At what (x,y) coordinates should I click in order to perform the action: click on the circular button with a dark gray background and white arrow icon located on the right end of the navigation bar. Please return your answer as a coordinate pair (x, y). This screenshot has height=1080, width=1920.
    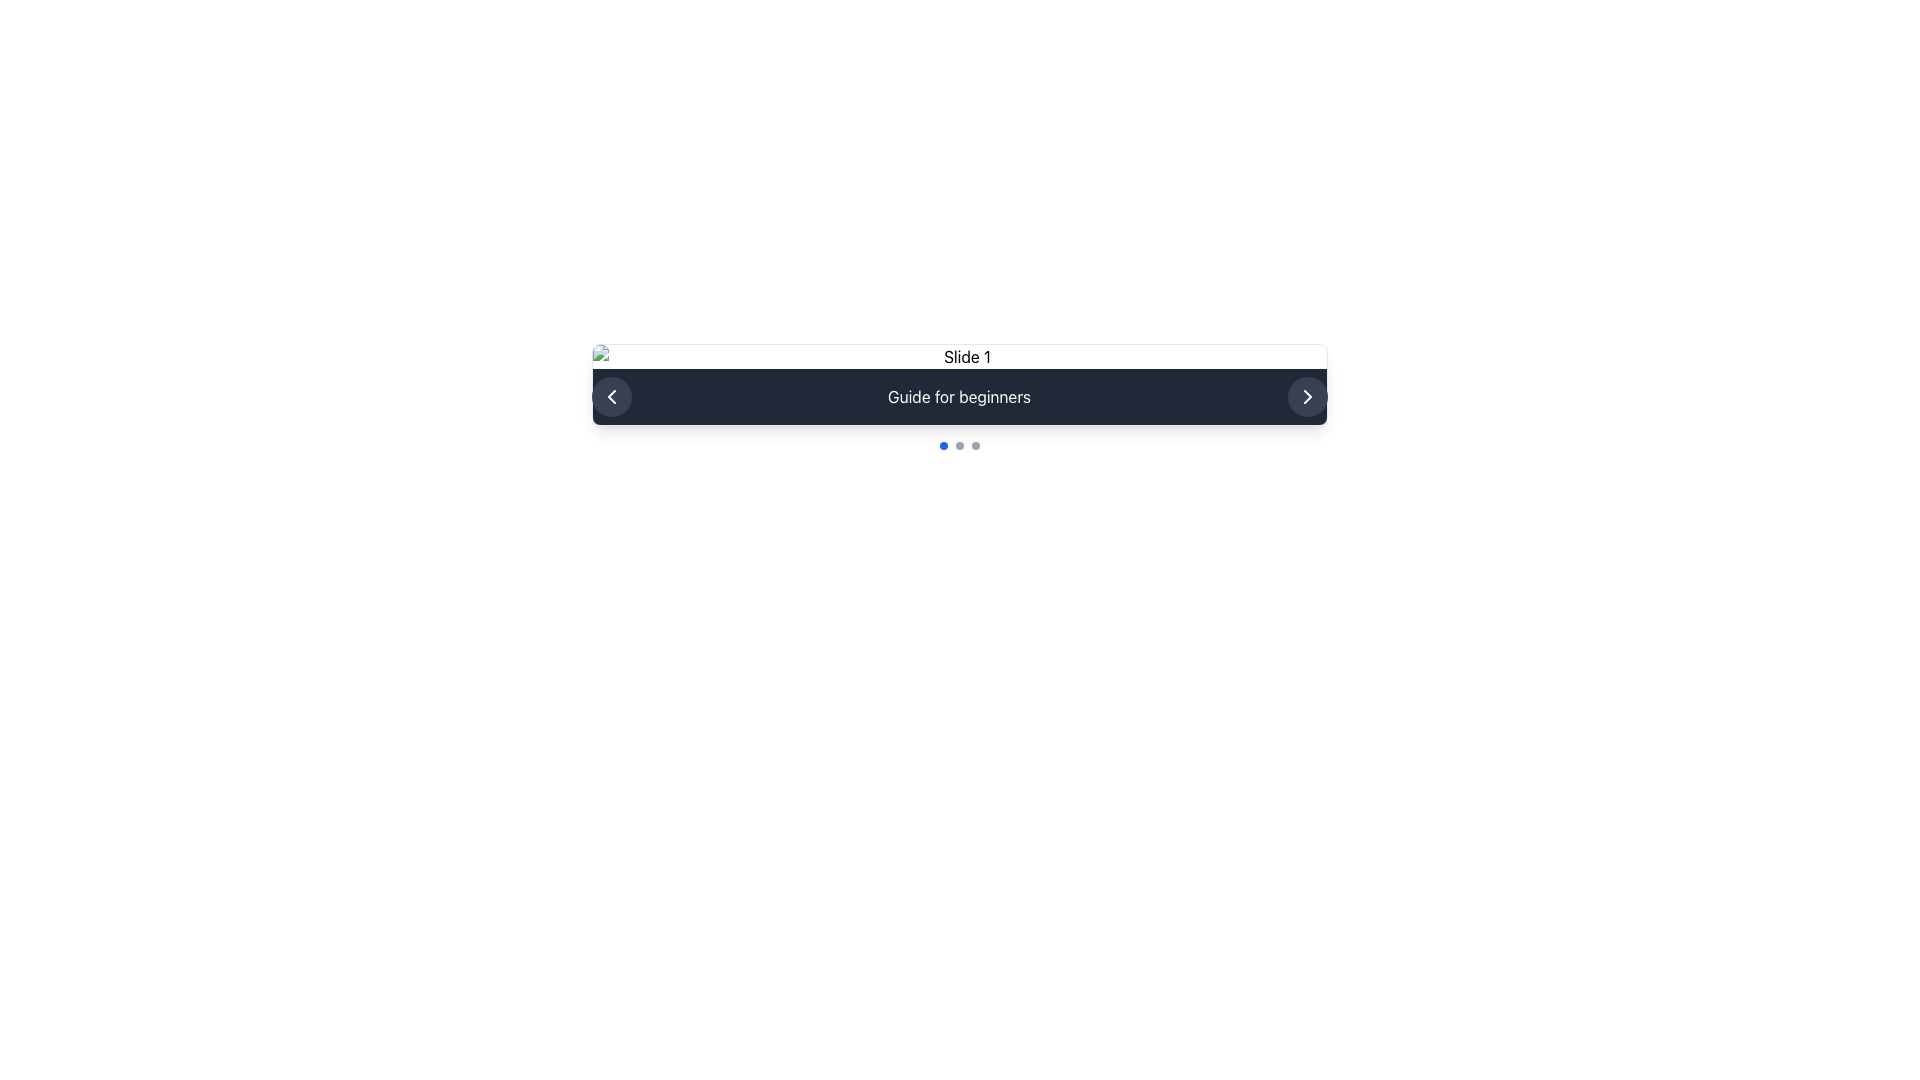
    Looking at the image, I should click on (1307, 397).